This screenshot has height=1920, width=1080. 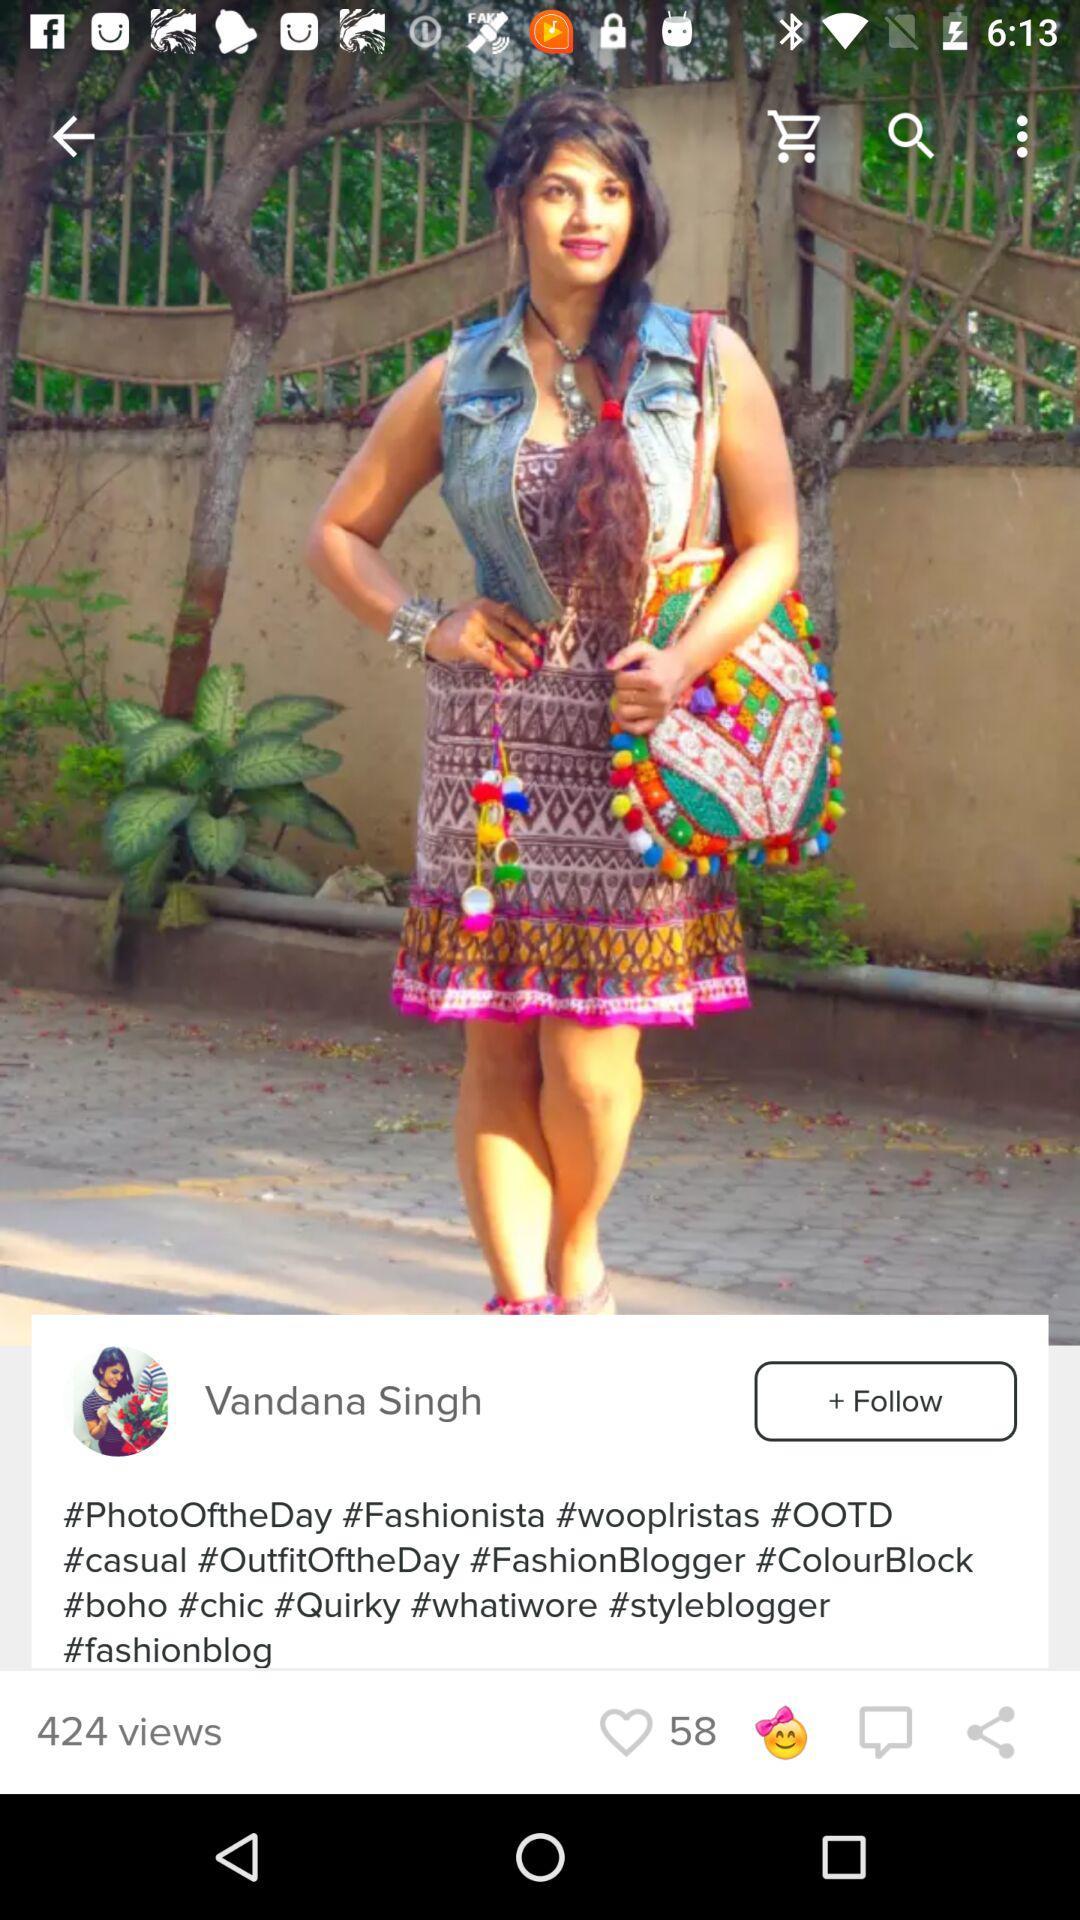 What do you see at coordinates (118, 1400) in the screenshot?
I see `adversitiment` at bounding box center [118, 1400].